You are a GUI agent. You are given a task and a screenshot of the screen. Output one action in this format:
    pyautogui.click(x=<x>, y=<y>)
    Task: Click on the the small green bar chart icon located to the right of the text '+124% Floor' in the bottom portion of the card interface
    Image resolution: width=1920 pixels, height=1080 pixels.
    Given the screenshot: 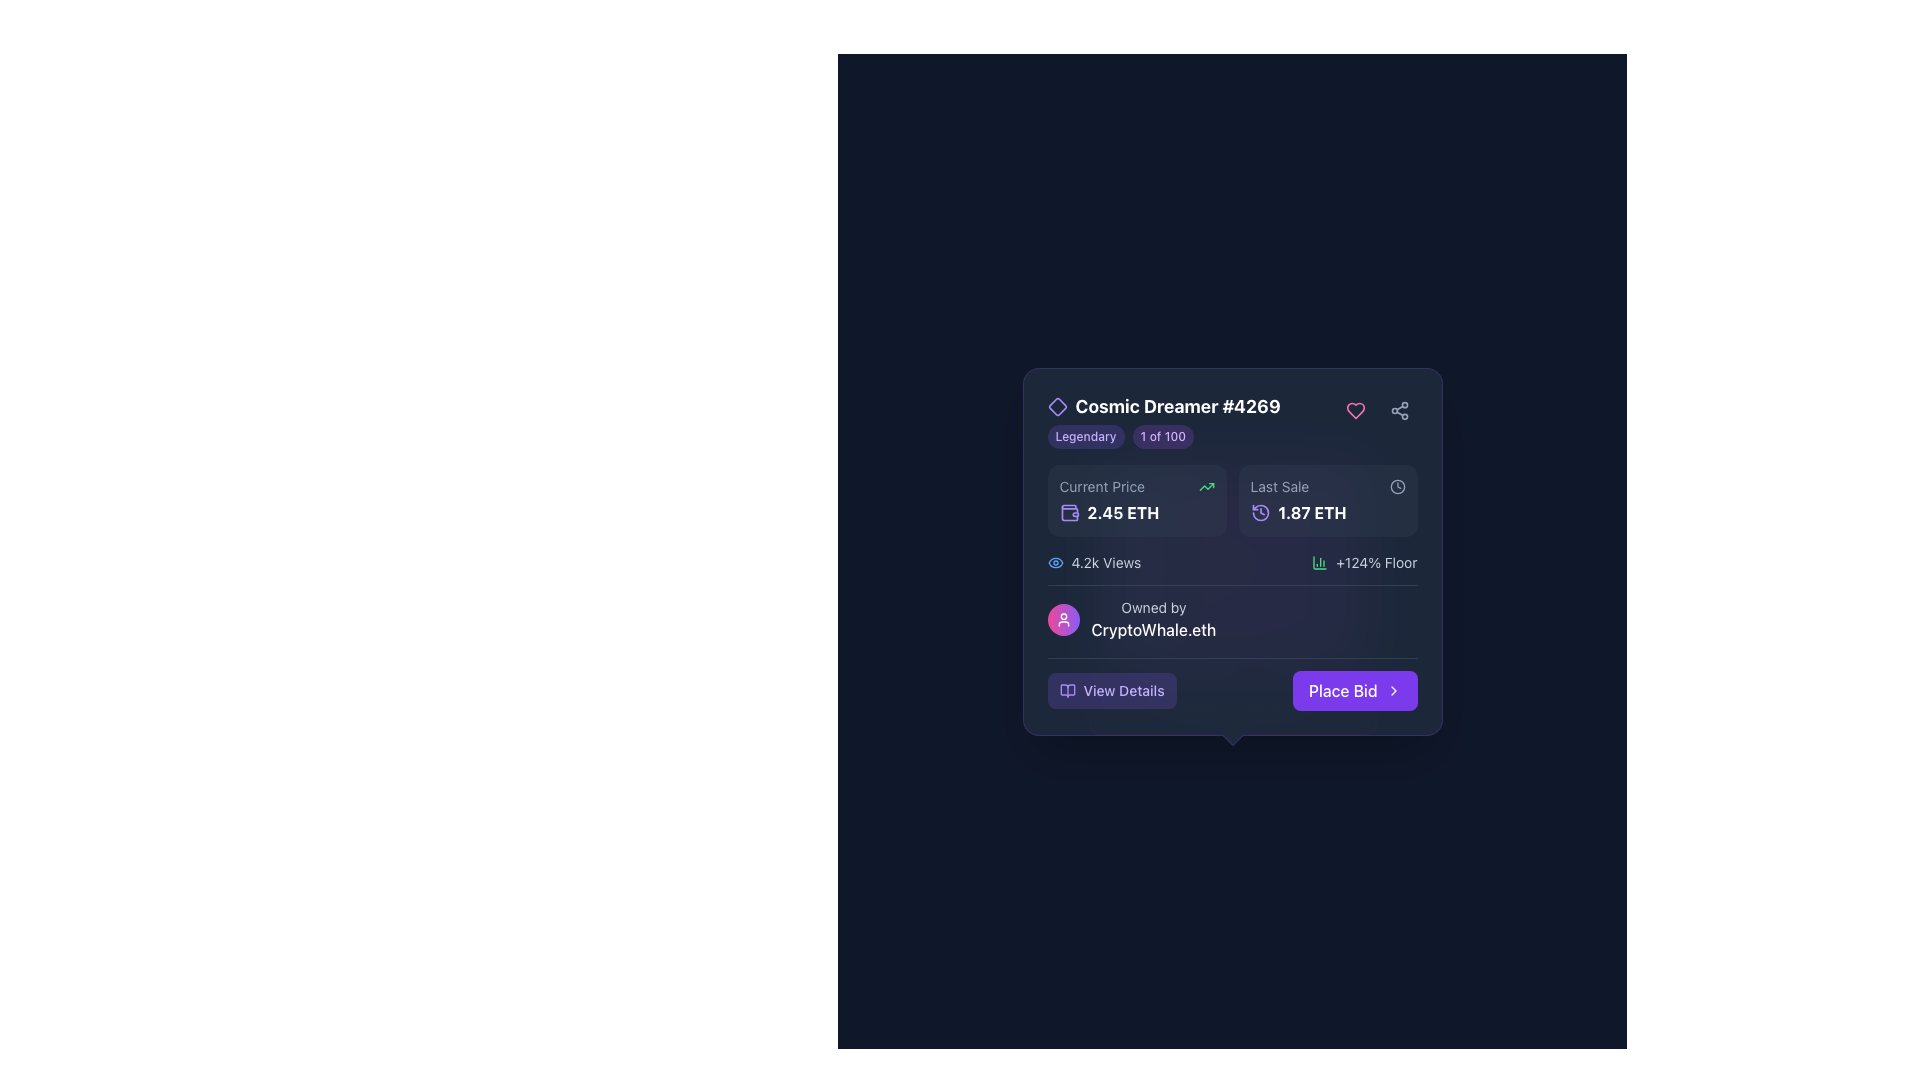 What is the action you would take?
    pyautogui.click(x=1320, y=563)
    